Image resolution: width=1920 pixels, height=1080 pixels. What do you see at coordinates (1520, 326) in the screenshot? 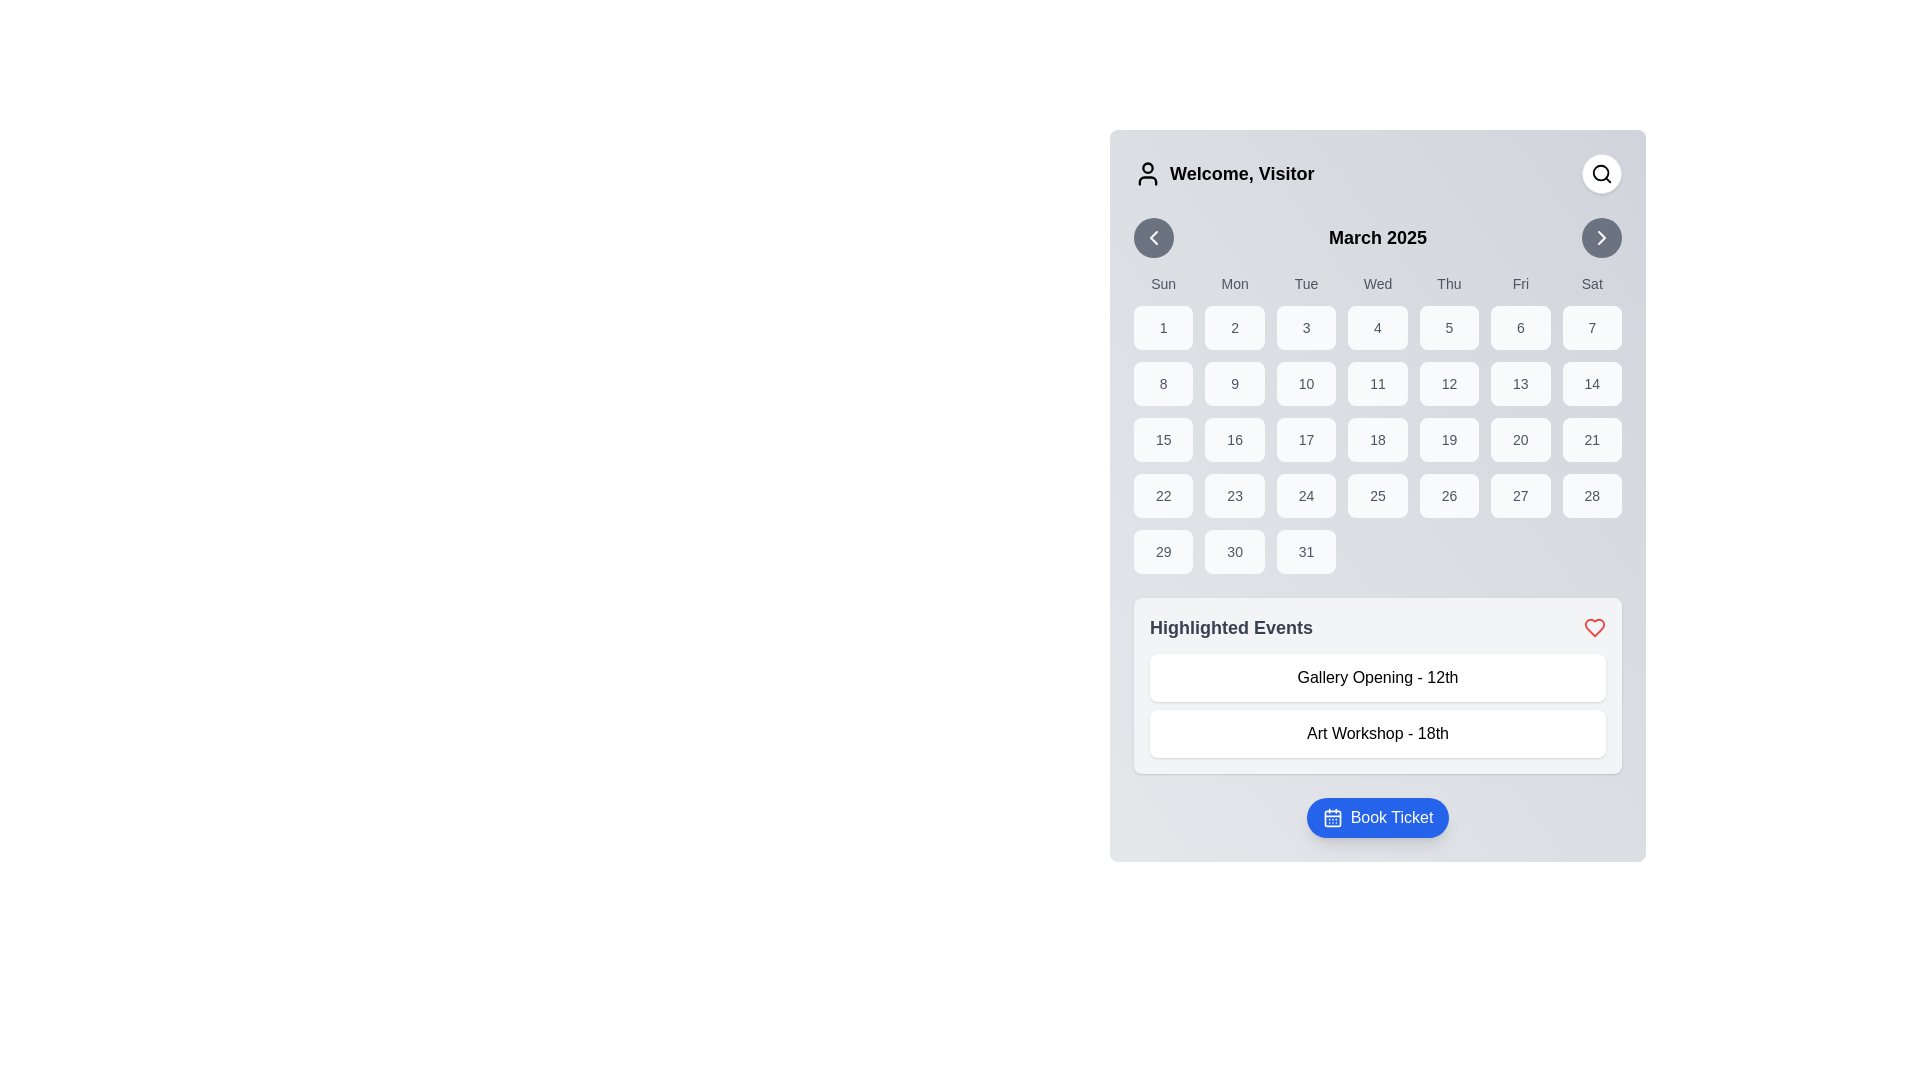
I see `the button representing the 6th day of March 2025 in the calendar grid` at bounding box center [1520, 326].